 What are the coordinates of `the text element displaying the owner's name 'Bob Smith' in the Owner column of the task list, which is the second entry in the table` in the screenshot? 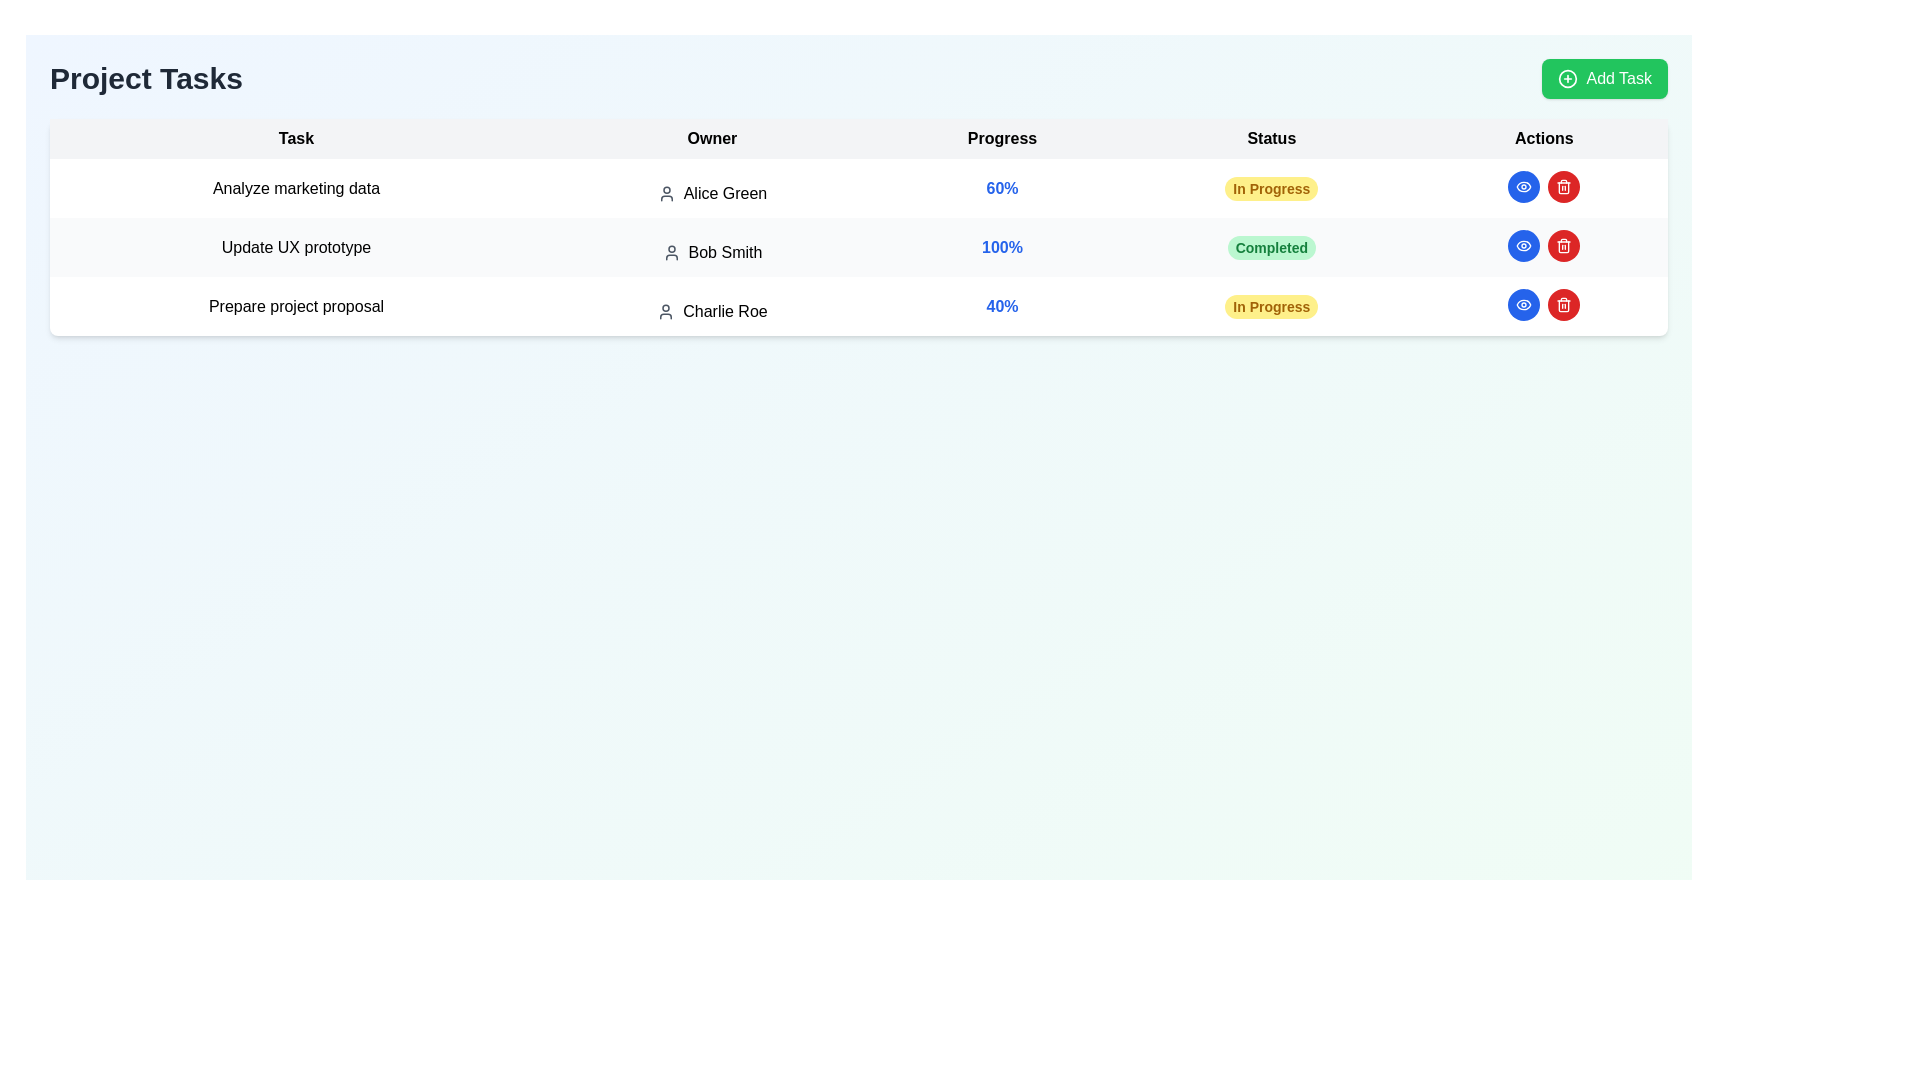 It's located at (712, 252).